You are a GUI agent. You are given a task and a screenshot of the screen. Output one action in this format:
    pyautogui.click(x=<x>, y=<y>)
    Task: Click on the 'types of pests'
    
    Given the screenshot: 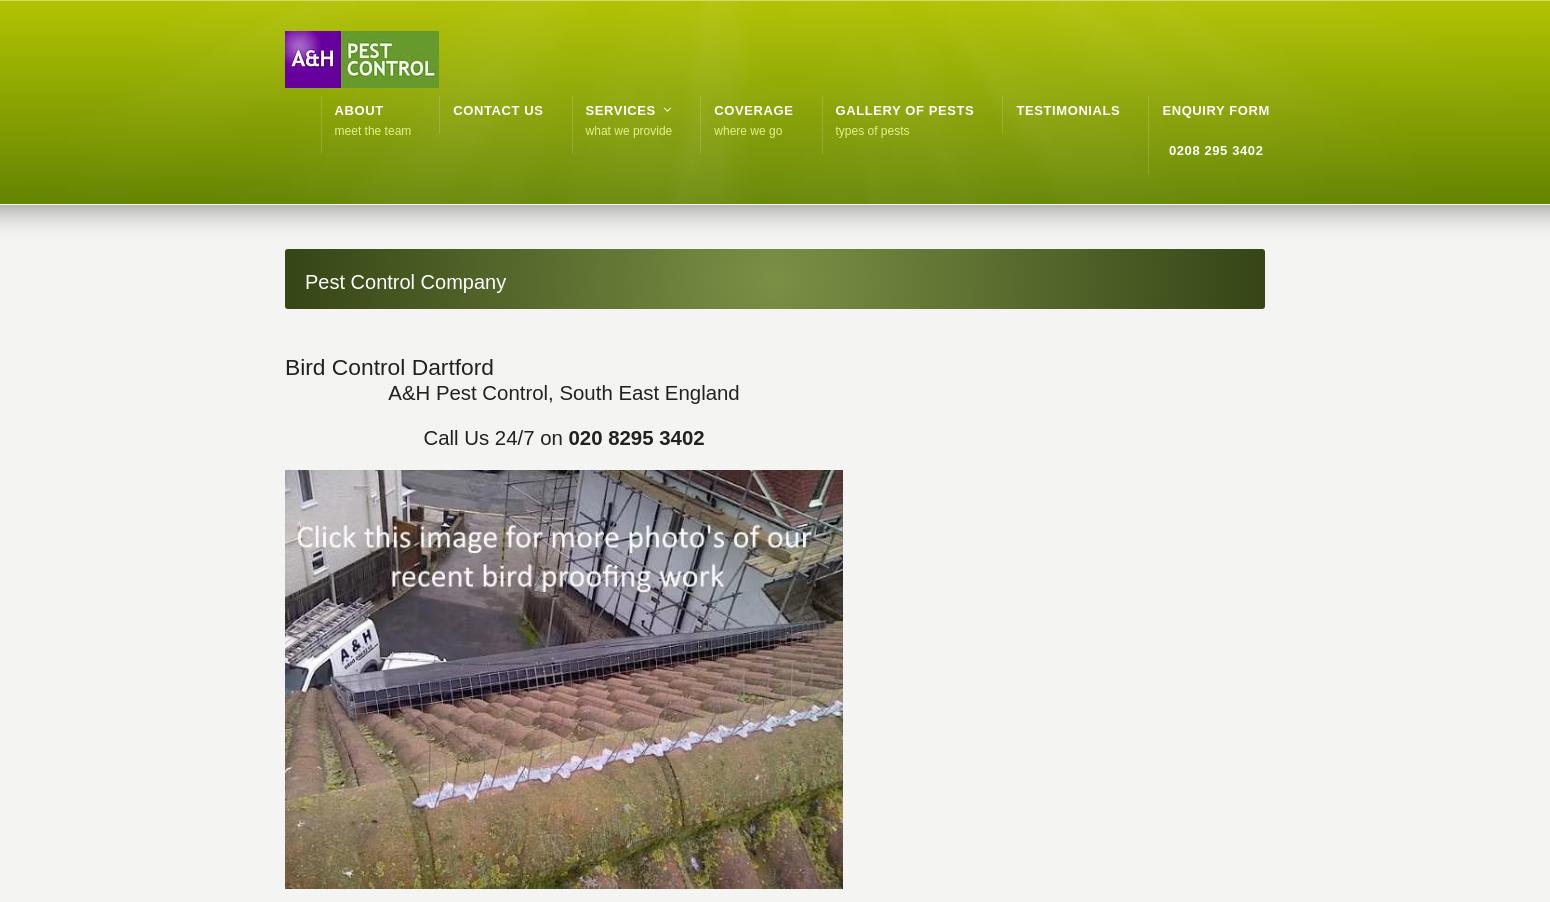 What is the action you would take?
    pyautogui.click(x=872, y=130)
    